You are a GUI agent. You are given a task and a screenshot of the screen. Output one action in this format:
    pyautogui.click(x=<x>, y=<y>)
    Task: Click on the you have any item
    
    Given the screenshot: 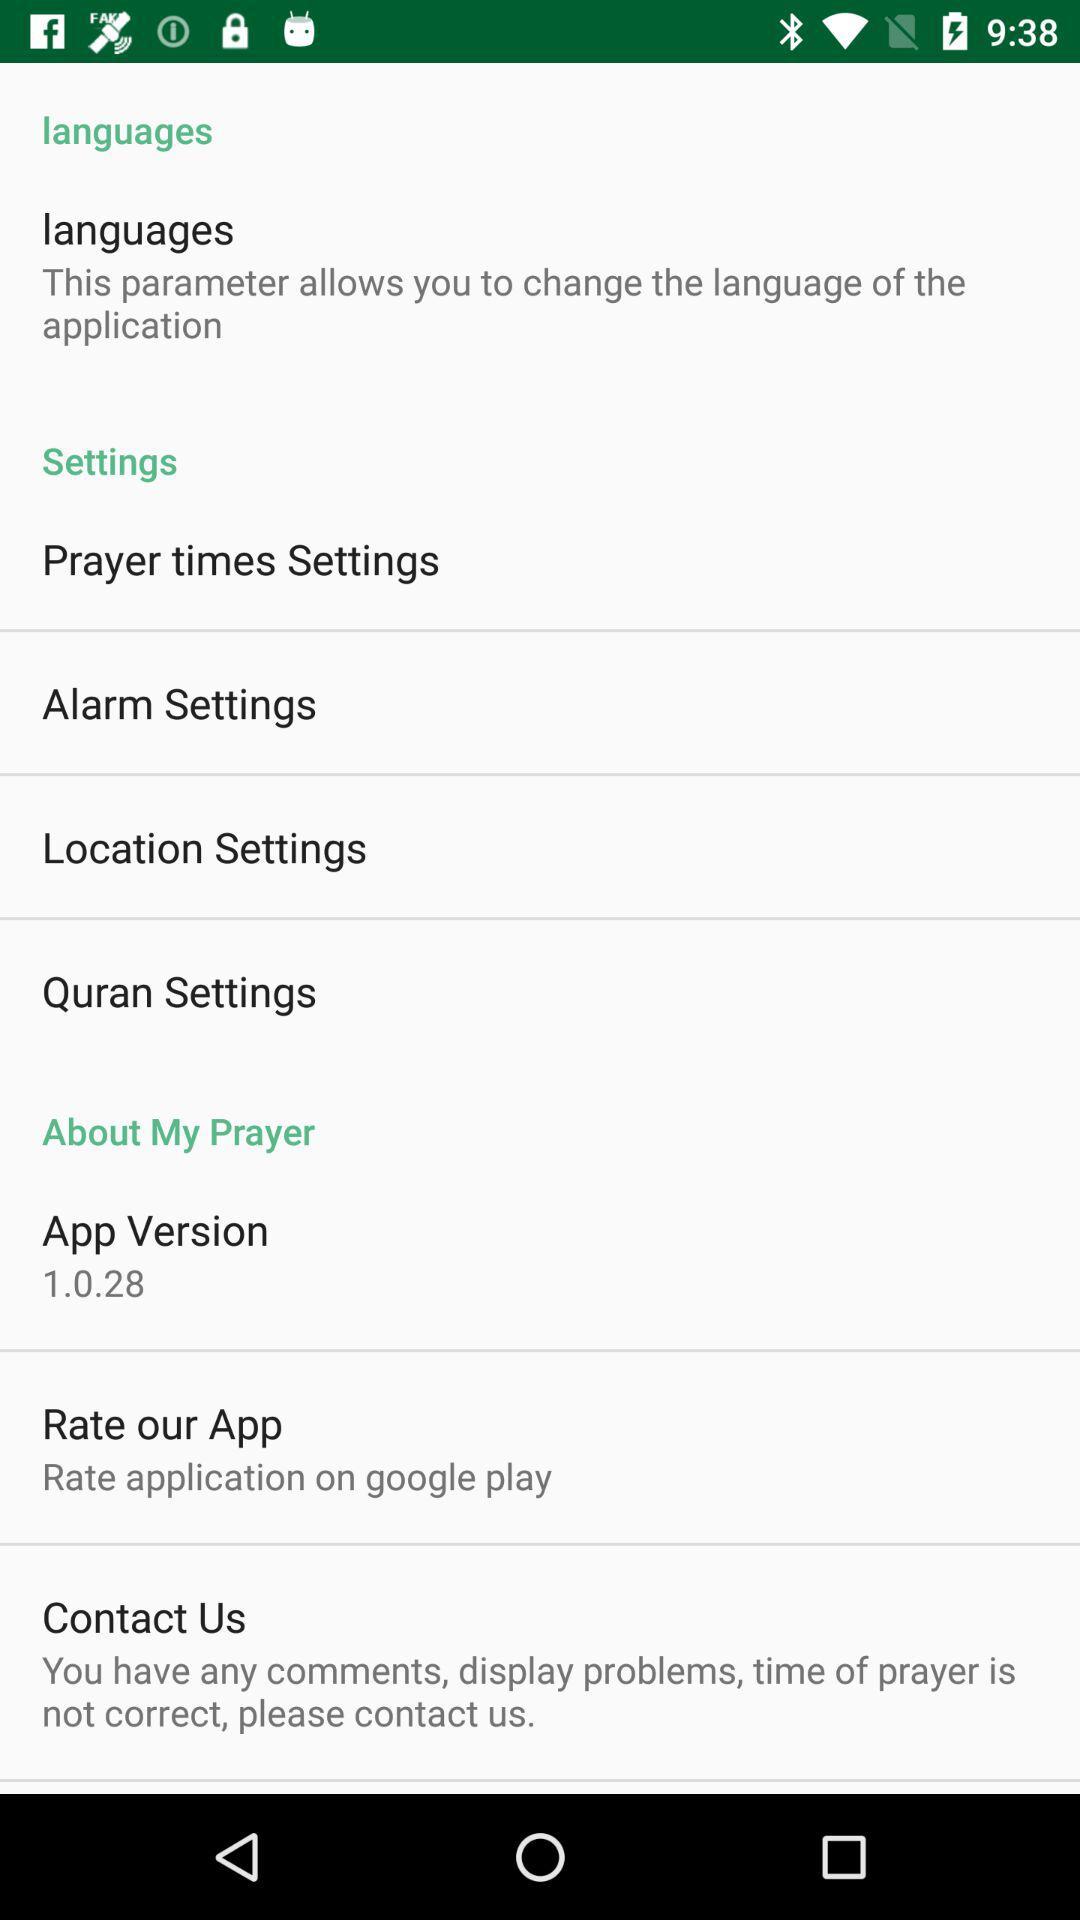 What is the action you would take?
    pyautogui.click(x=540, y=1689)
    